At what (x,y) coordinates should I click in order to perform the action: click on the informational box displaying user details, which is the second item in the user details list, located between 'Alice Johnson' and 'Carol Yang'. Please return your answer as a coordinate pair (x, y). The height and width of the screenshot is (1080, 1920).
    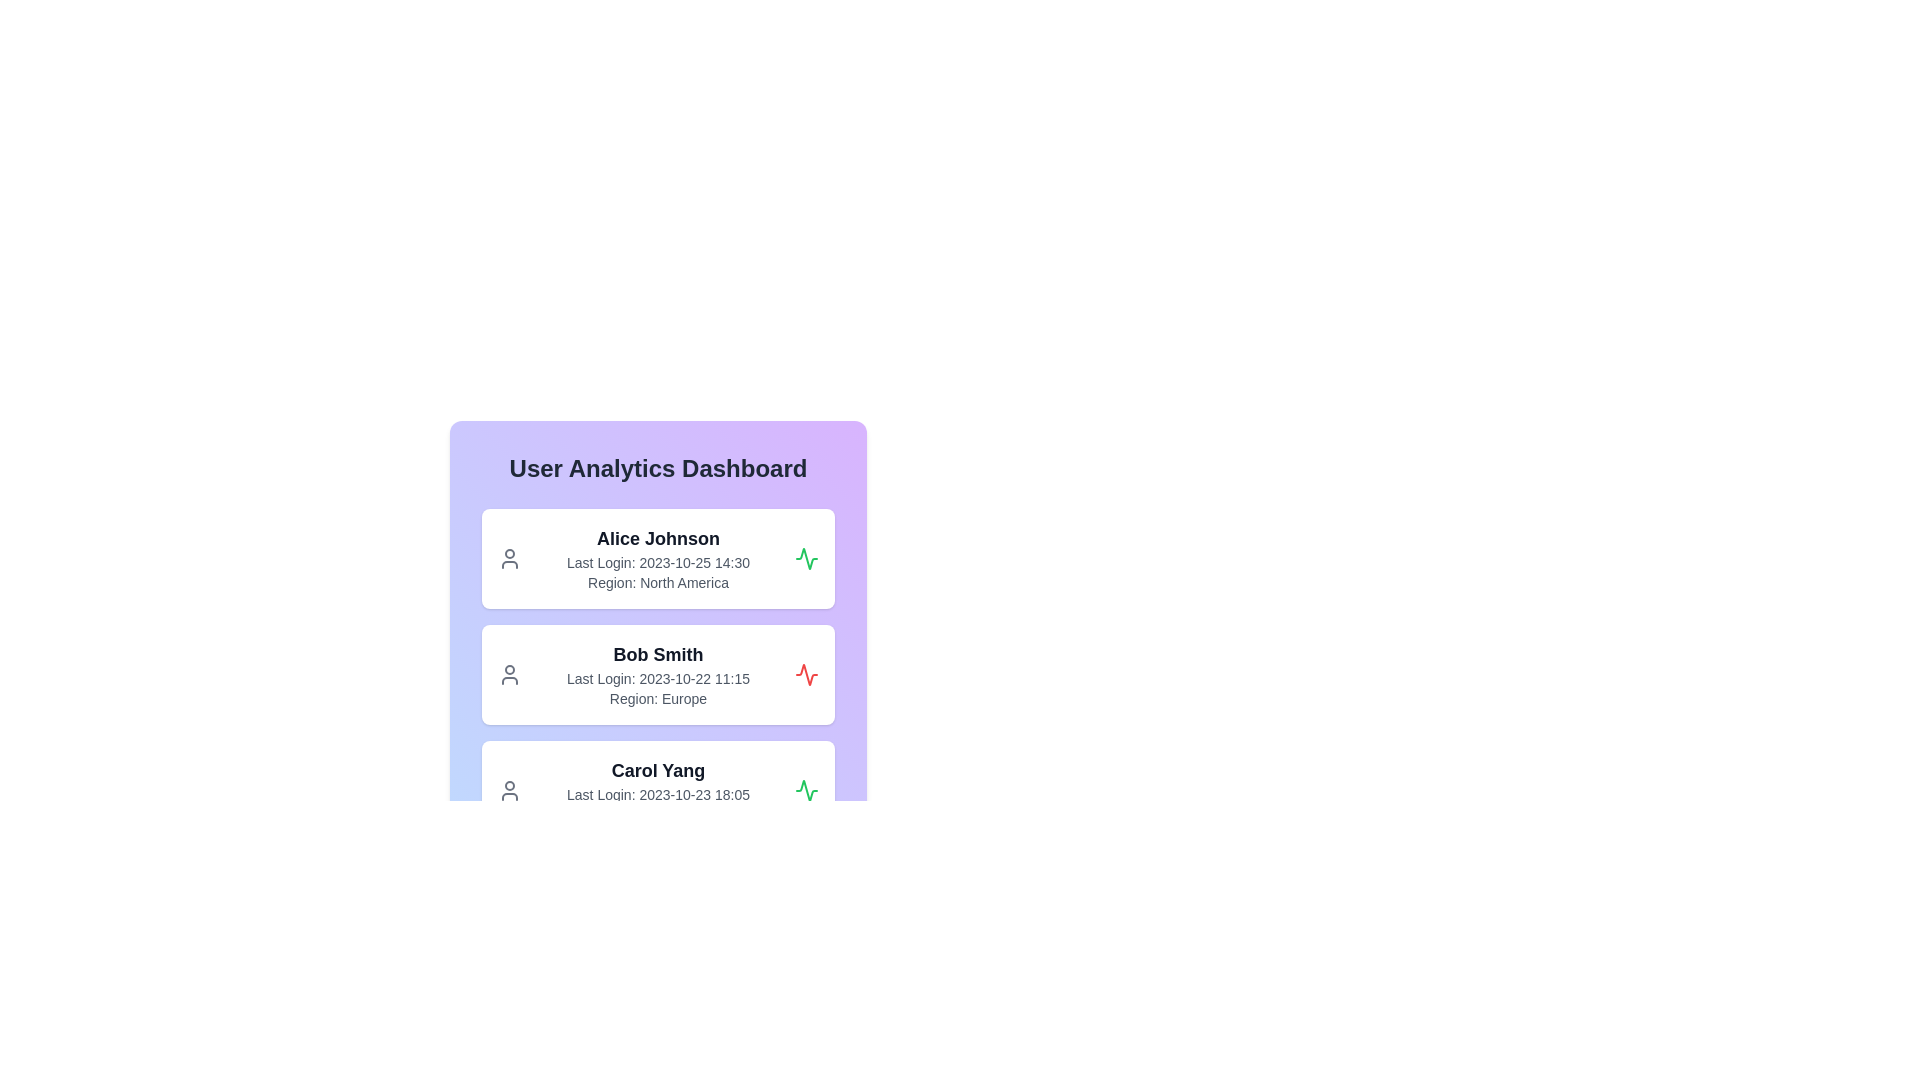
    Looking at the image, I should click on (658, 675).